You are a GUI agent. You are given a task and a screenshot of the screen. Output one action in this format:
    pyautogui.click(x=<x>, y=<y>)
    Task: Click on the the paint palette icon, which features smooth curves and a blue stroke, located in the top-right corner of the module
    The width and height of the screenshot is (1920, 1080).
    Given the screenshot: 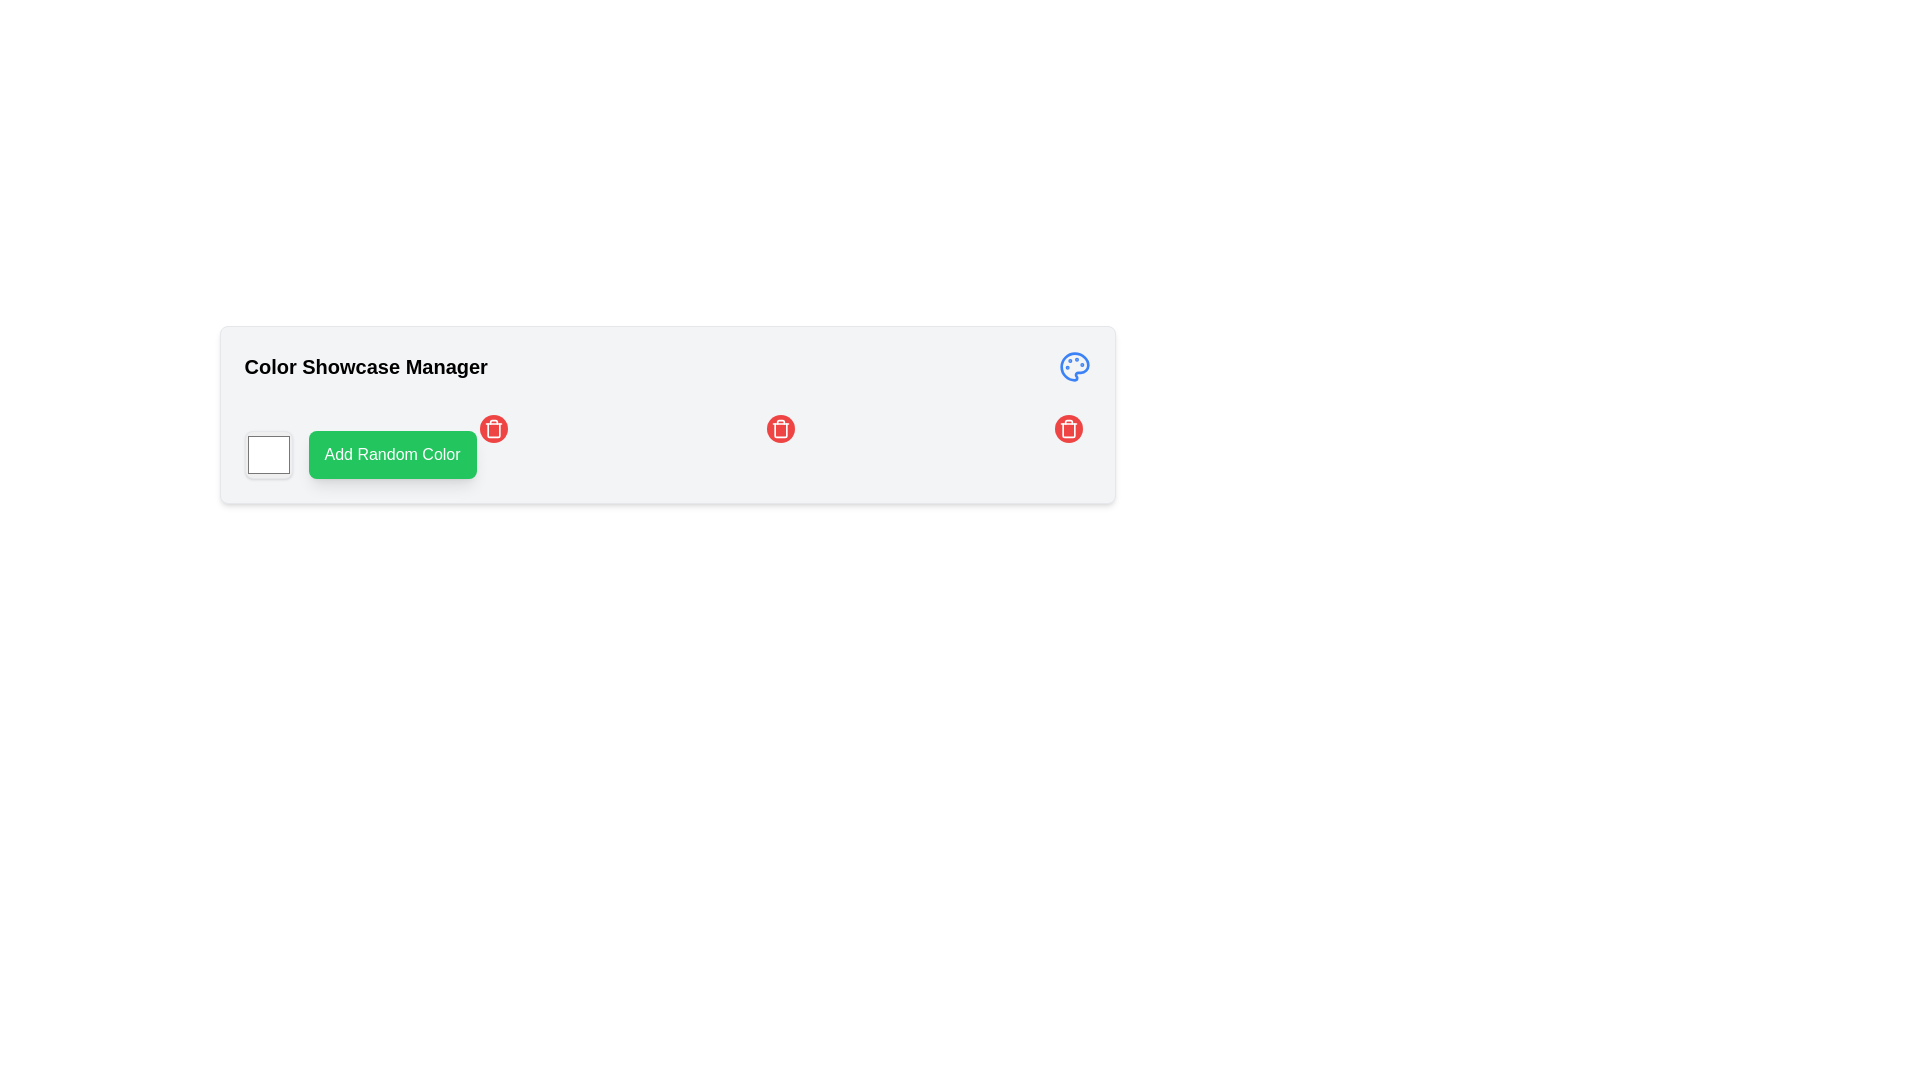 What is the action you would take?
    pyautogui.click(x=1073, y=366)
    